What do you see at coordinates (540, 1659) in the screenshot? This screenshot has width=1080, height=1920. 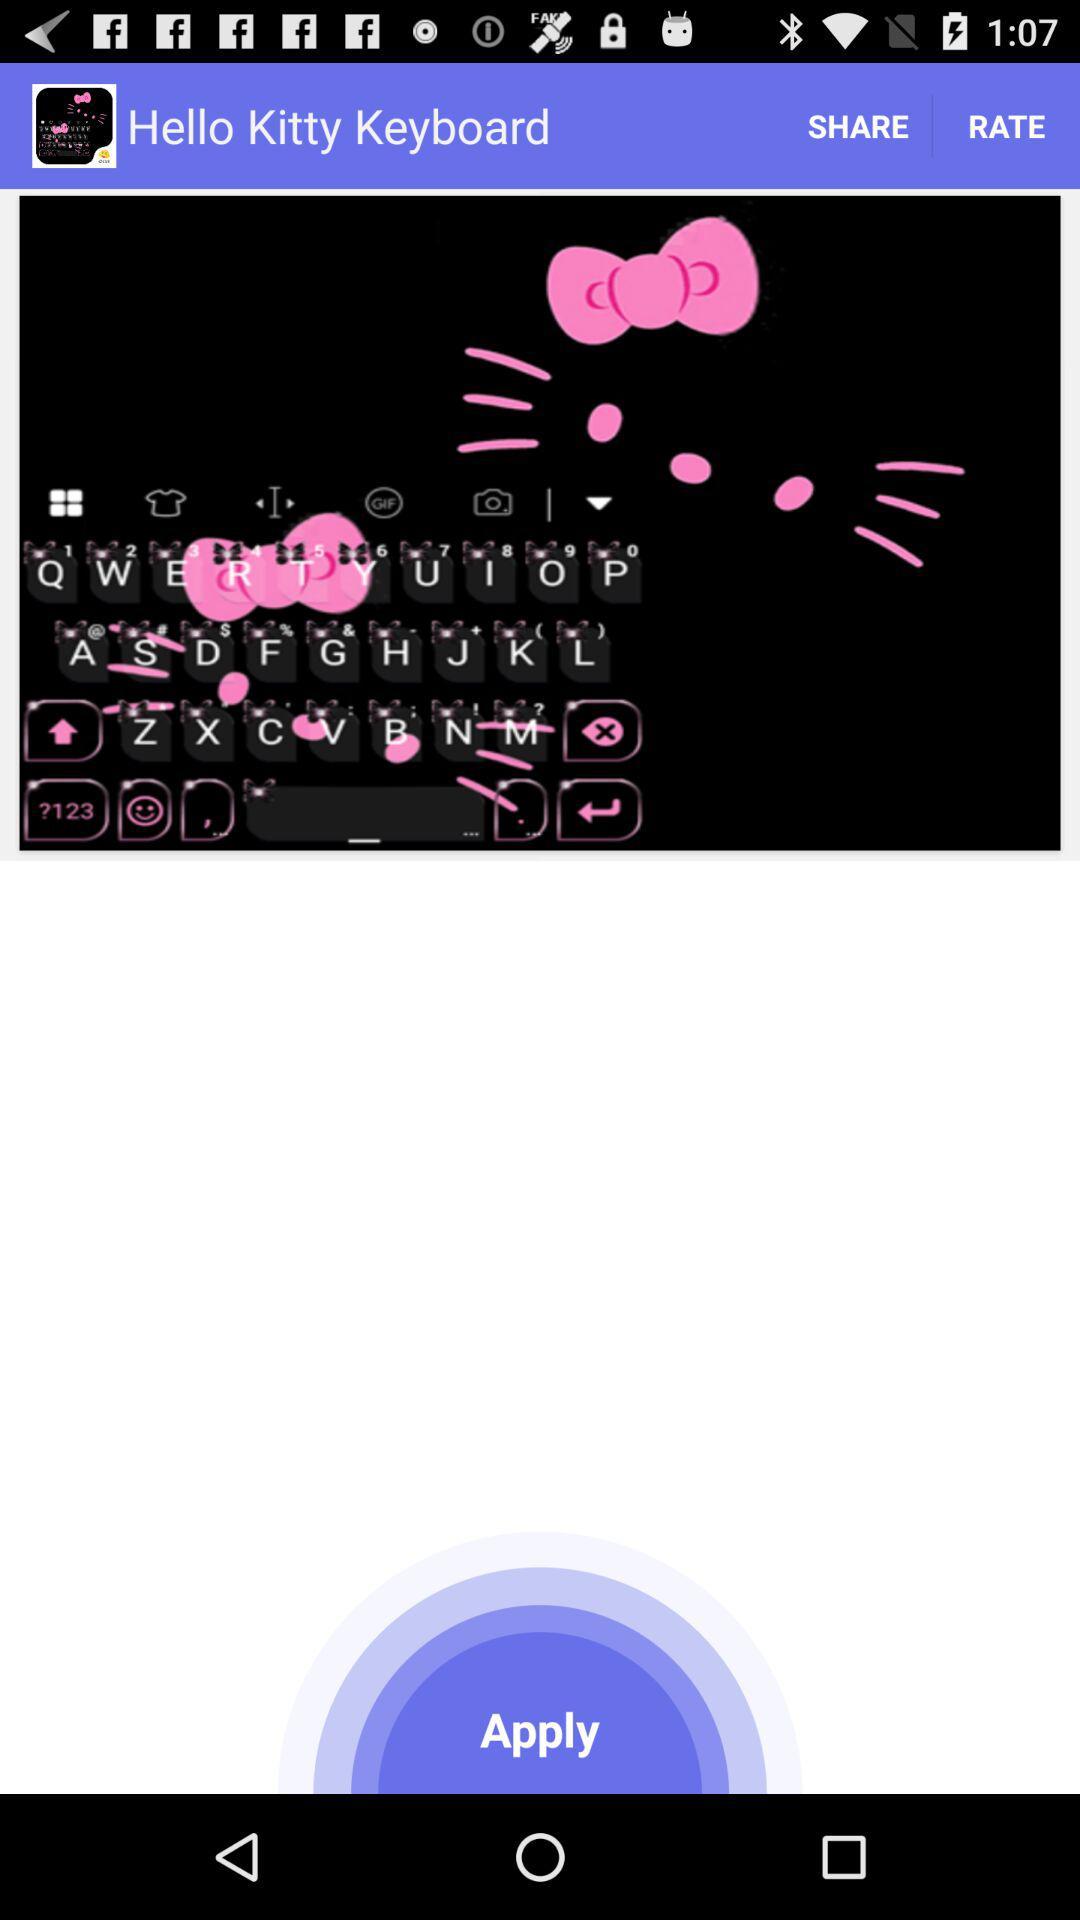 I see `this is what you would click to save your changes that you made` at bounding box center [540, 1659].